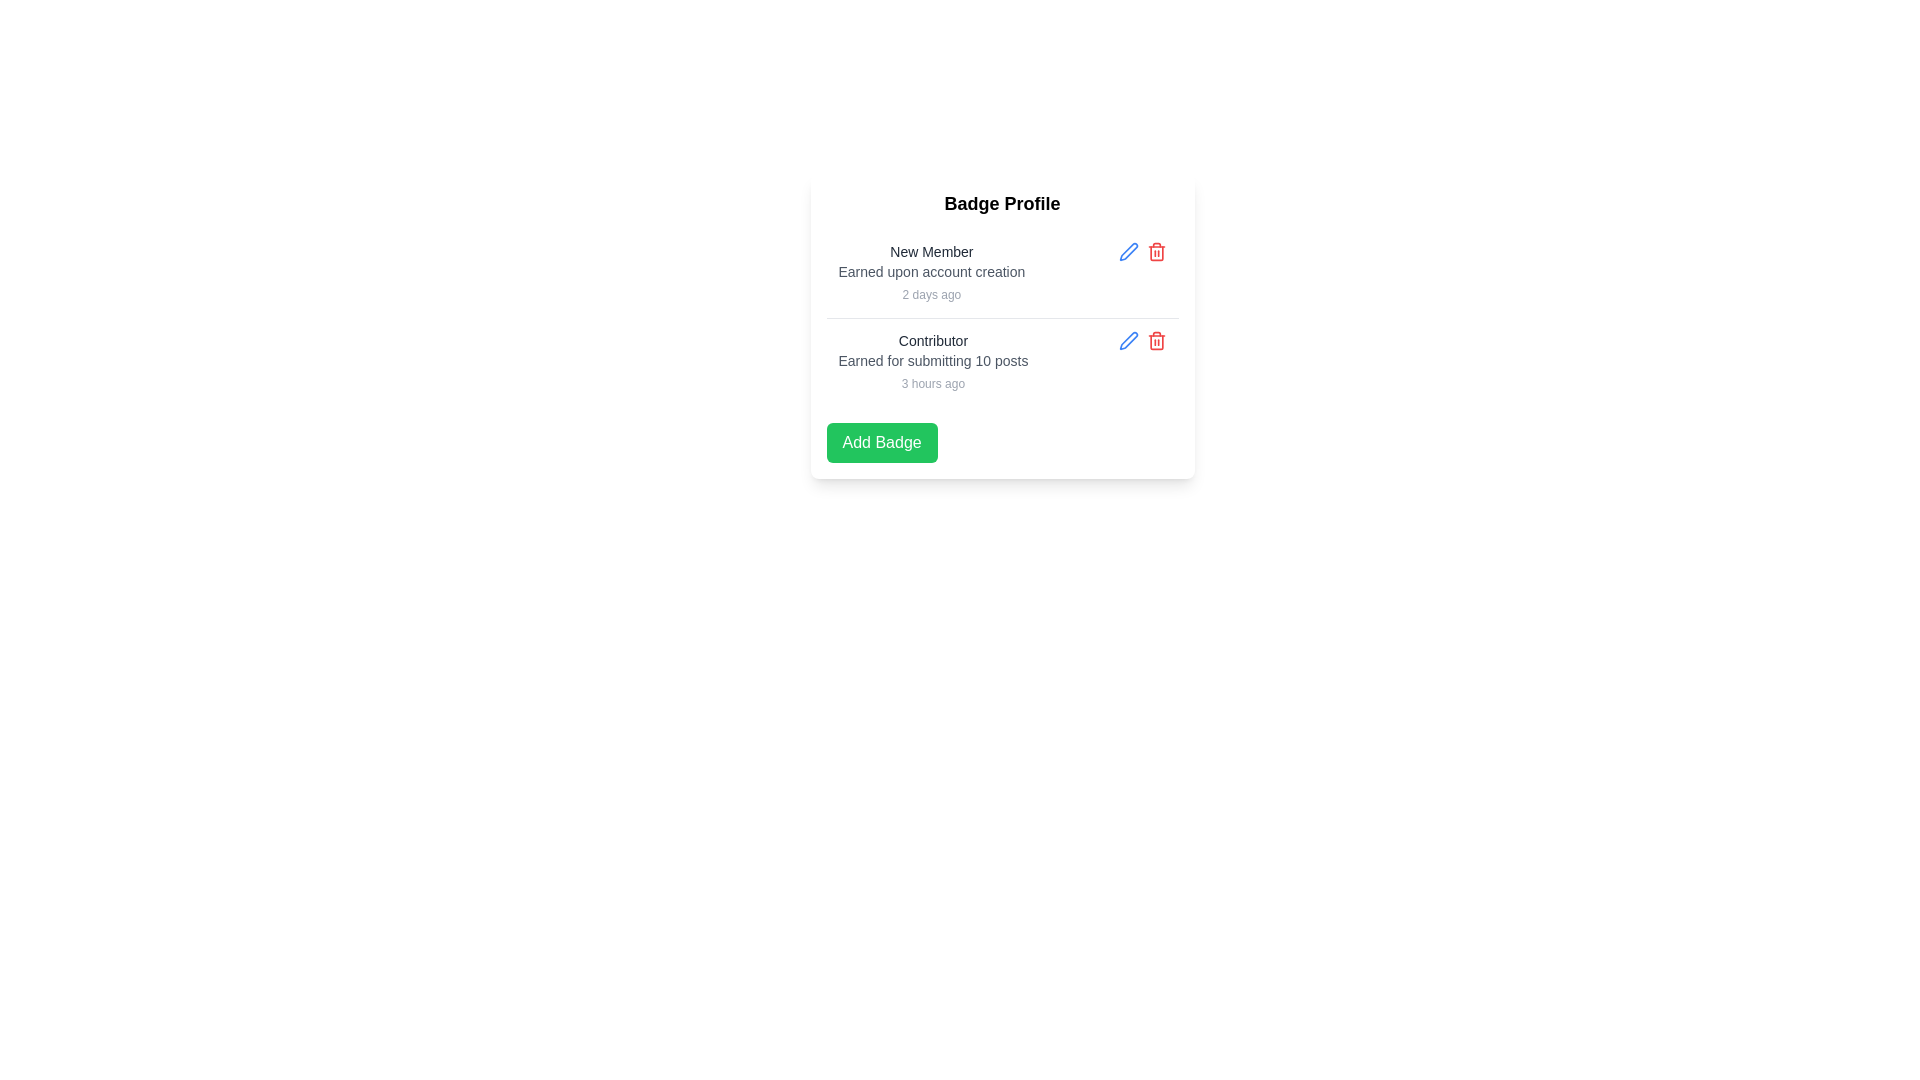  Describe the element at coordinates (1128, 250) in the screenshot. I see `the pencil icon used for editing, located to the right of the 'Contributor' label in the badge profile card` at that location.